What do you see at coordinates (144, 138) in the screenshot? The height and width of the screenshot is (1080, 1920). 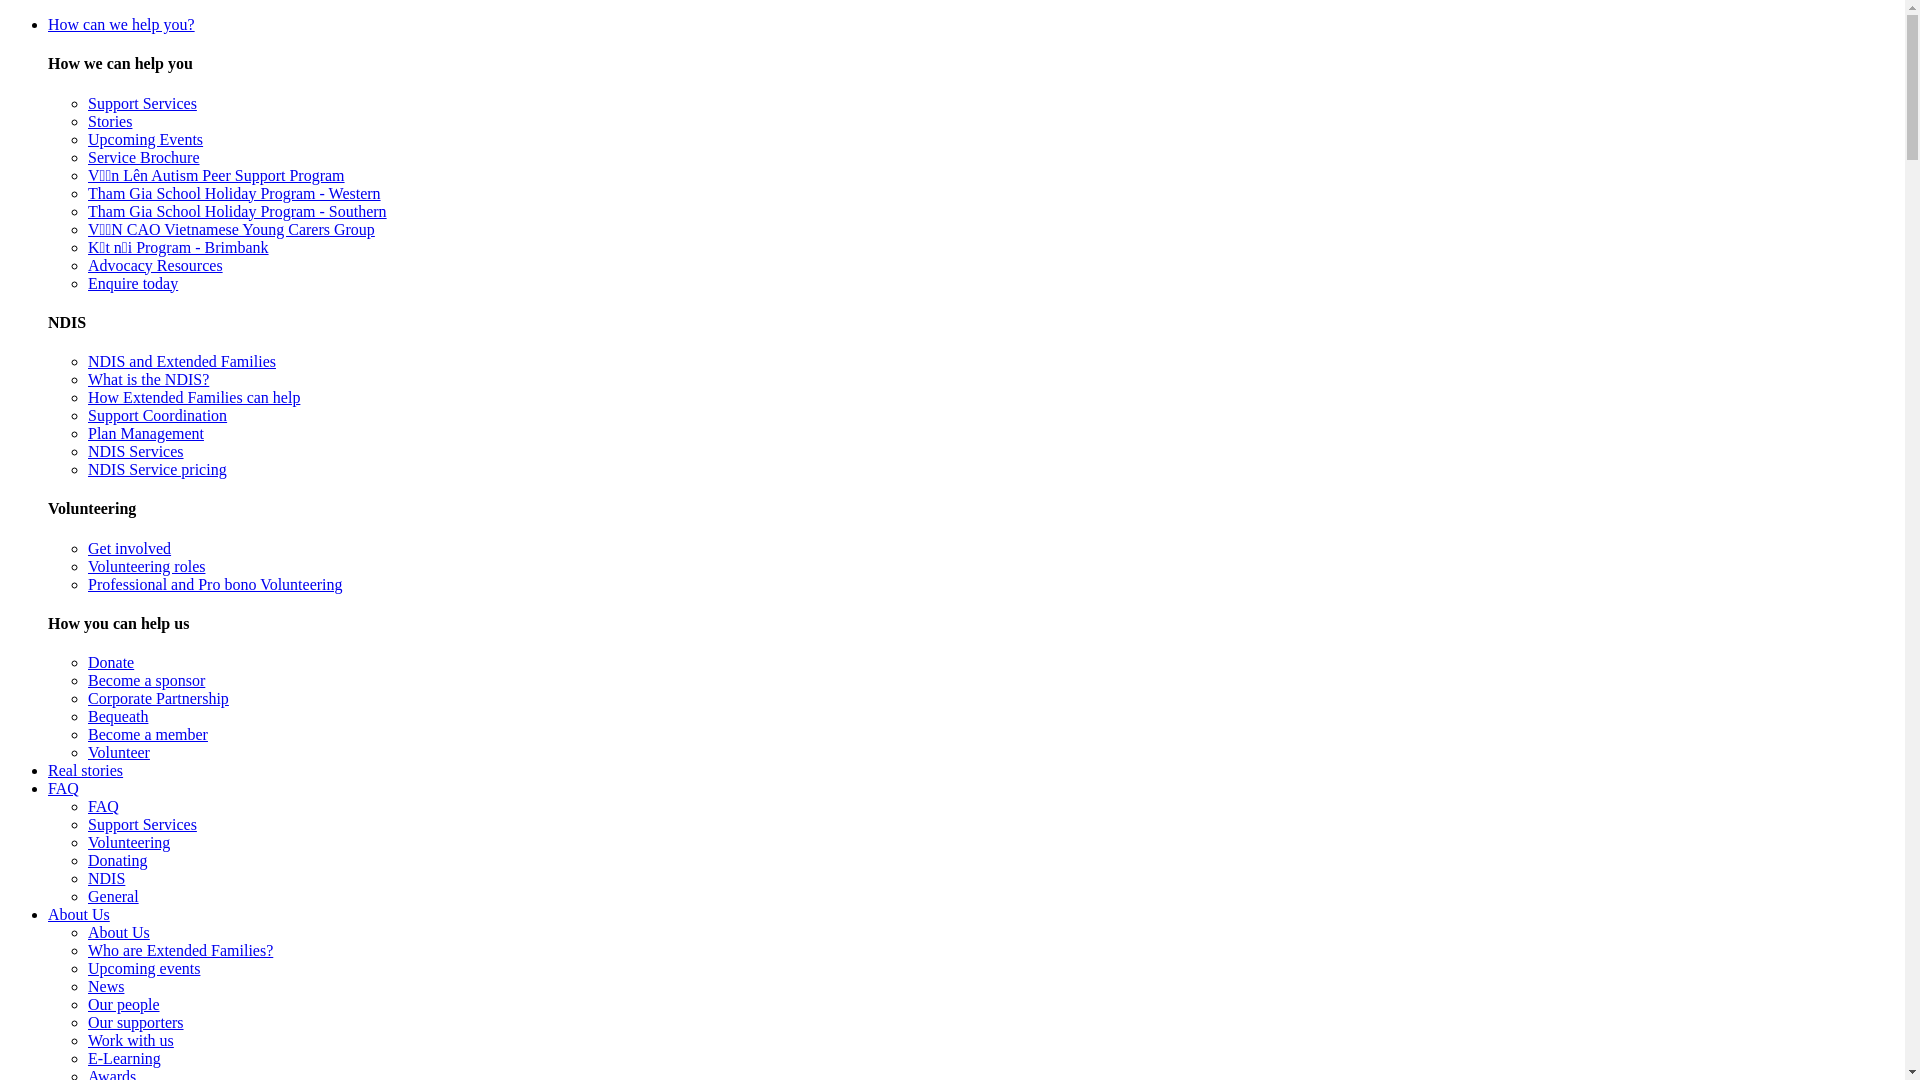 I see `'Upcoming Events'` at bounding box center [144, 138].